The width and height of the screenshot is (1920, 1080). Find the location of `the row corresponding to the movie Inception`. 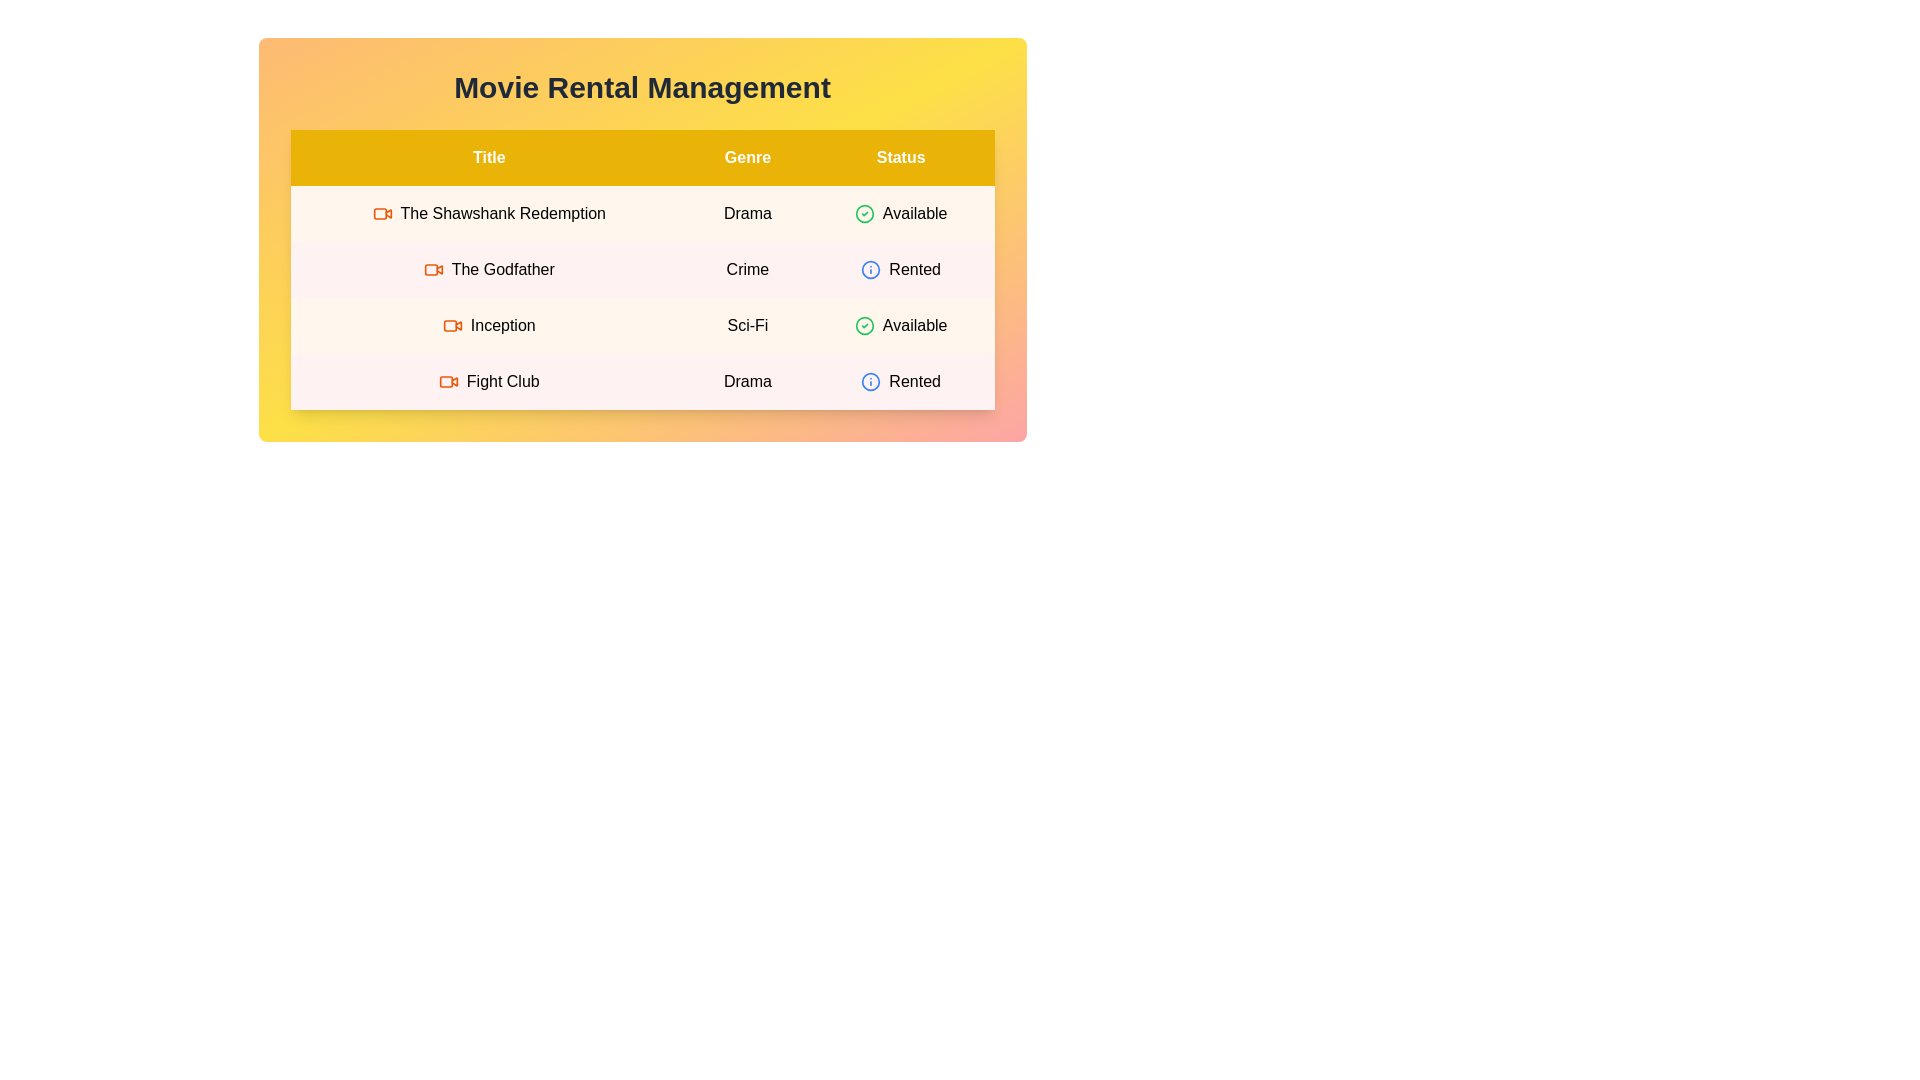

the row corresponding to the movie Inception is located at coordinates (642, 325).